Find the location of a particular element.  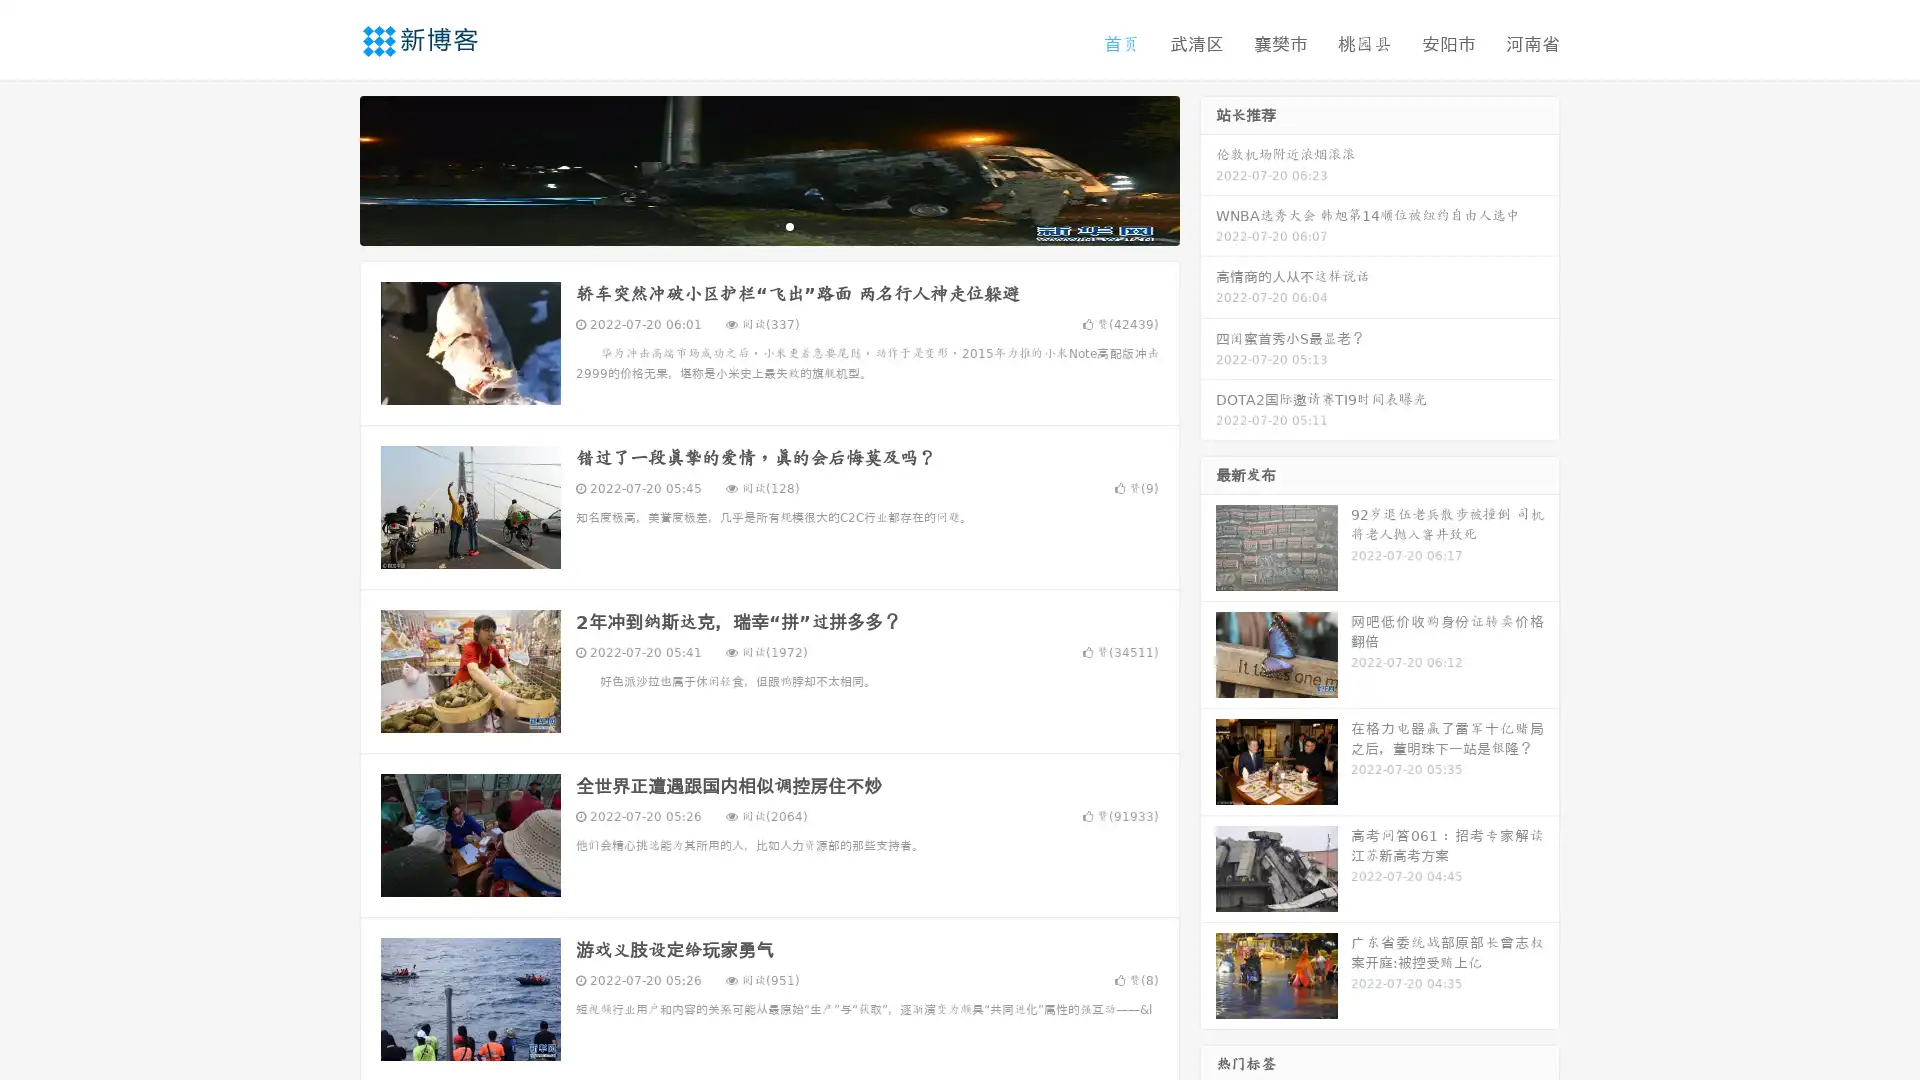

Go to slide 2 is located at coordinates (768, 225).